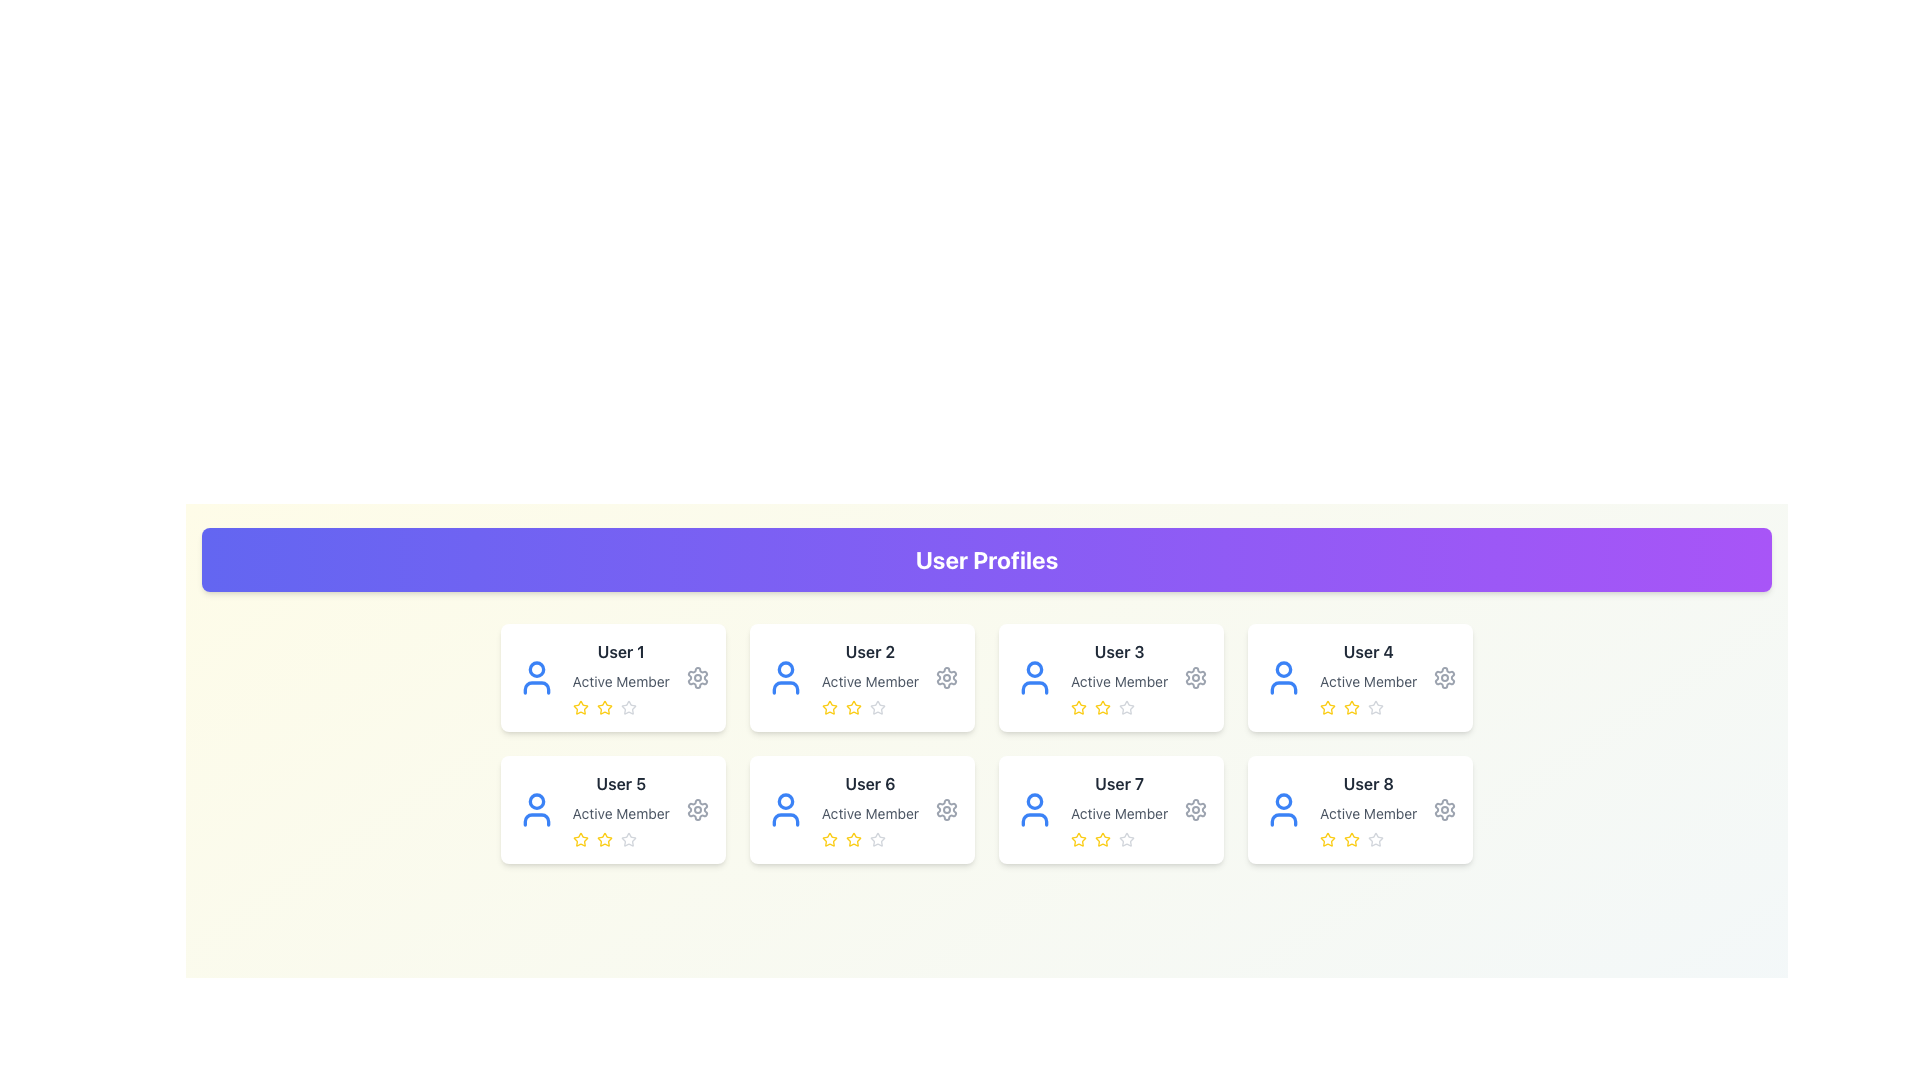 The width and height of the screenshot is (1920, 1080). What do you see at coordinates (1328, 706) in the screenshot?
I see `the third star icon of the interactive star rating component located in the fourth card of the top row of user profiles for keyboard interaction` at bounding box center [1328, 706].